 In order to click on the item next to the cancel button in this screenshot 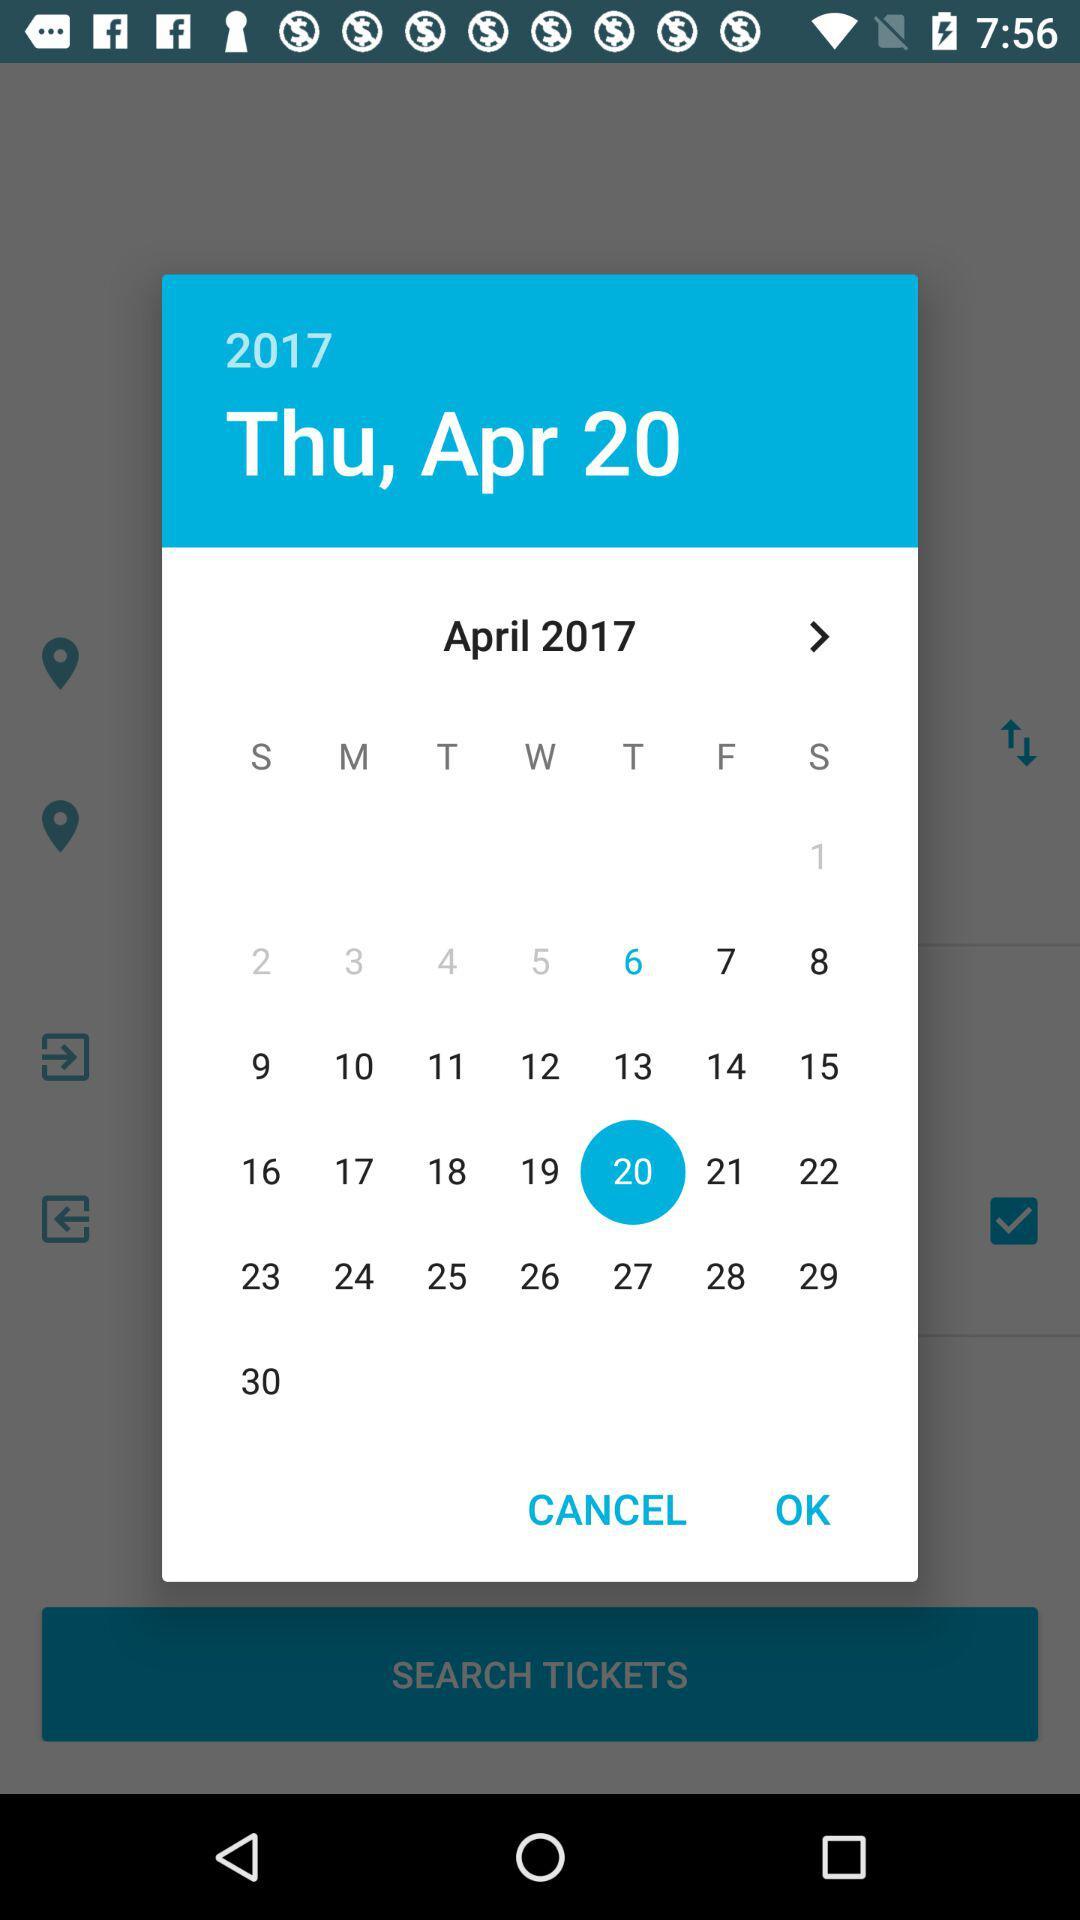, I will do `click(801, 1508)`.